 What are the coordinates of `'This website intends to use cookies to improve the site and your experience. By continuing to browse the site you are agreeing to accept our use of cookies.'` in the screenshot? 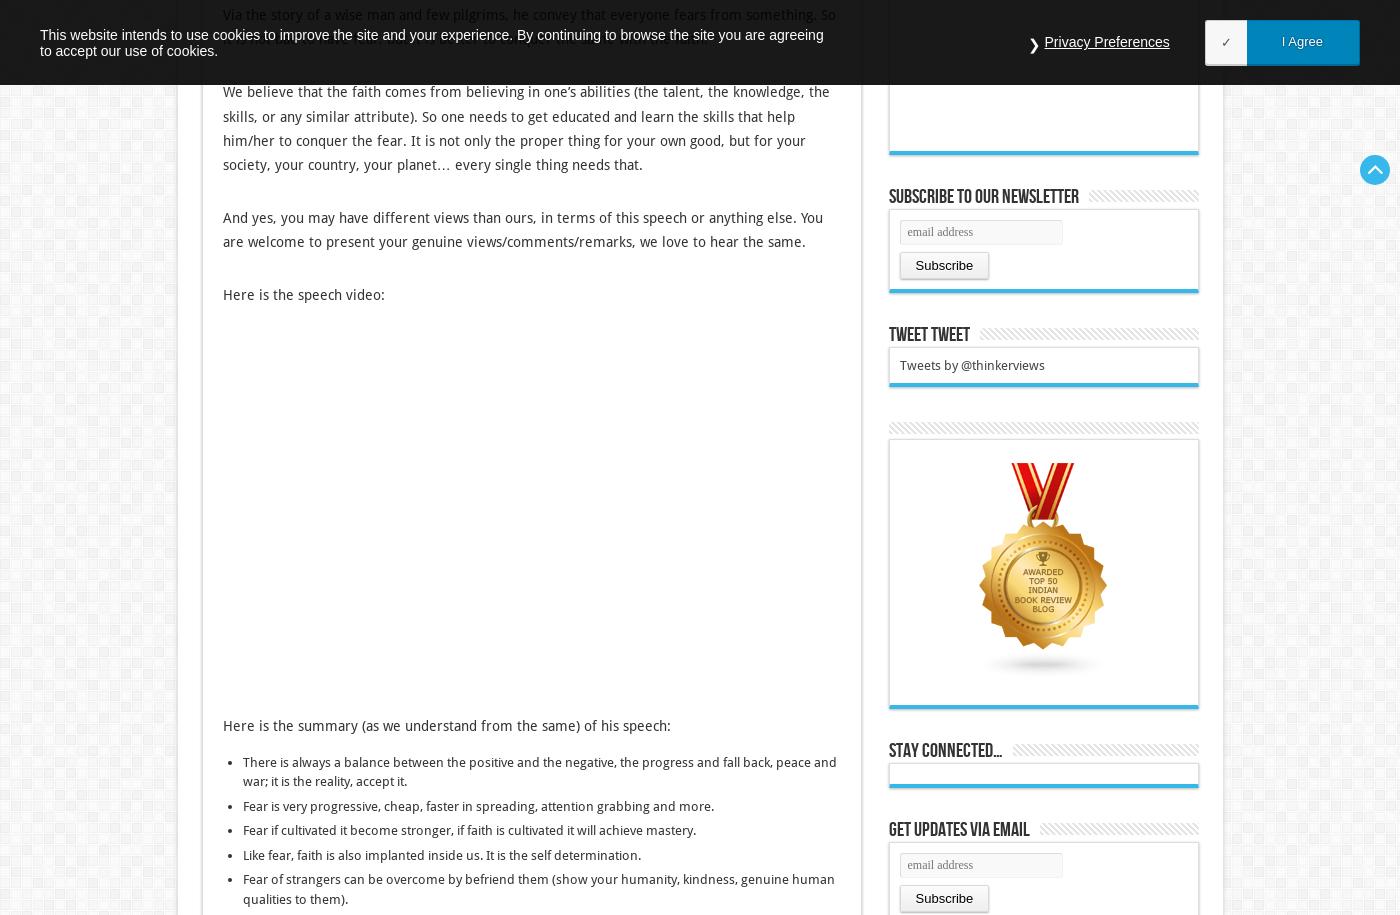 It's located at (431, 41).